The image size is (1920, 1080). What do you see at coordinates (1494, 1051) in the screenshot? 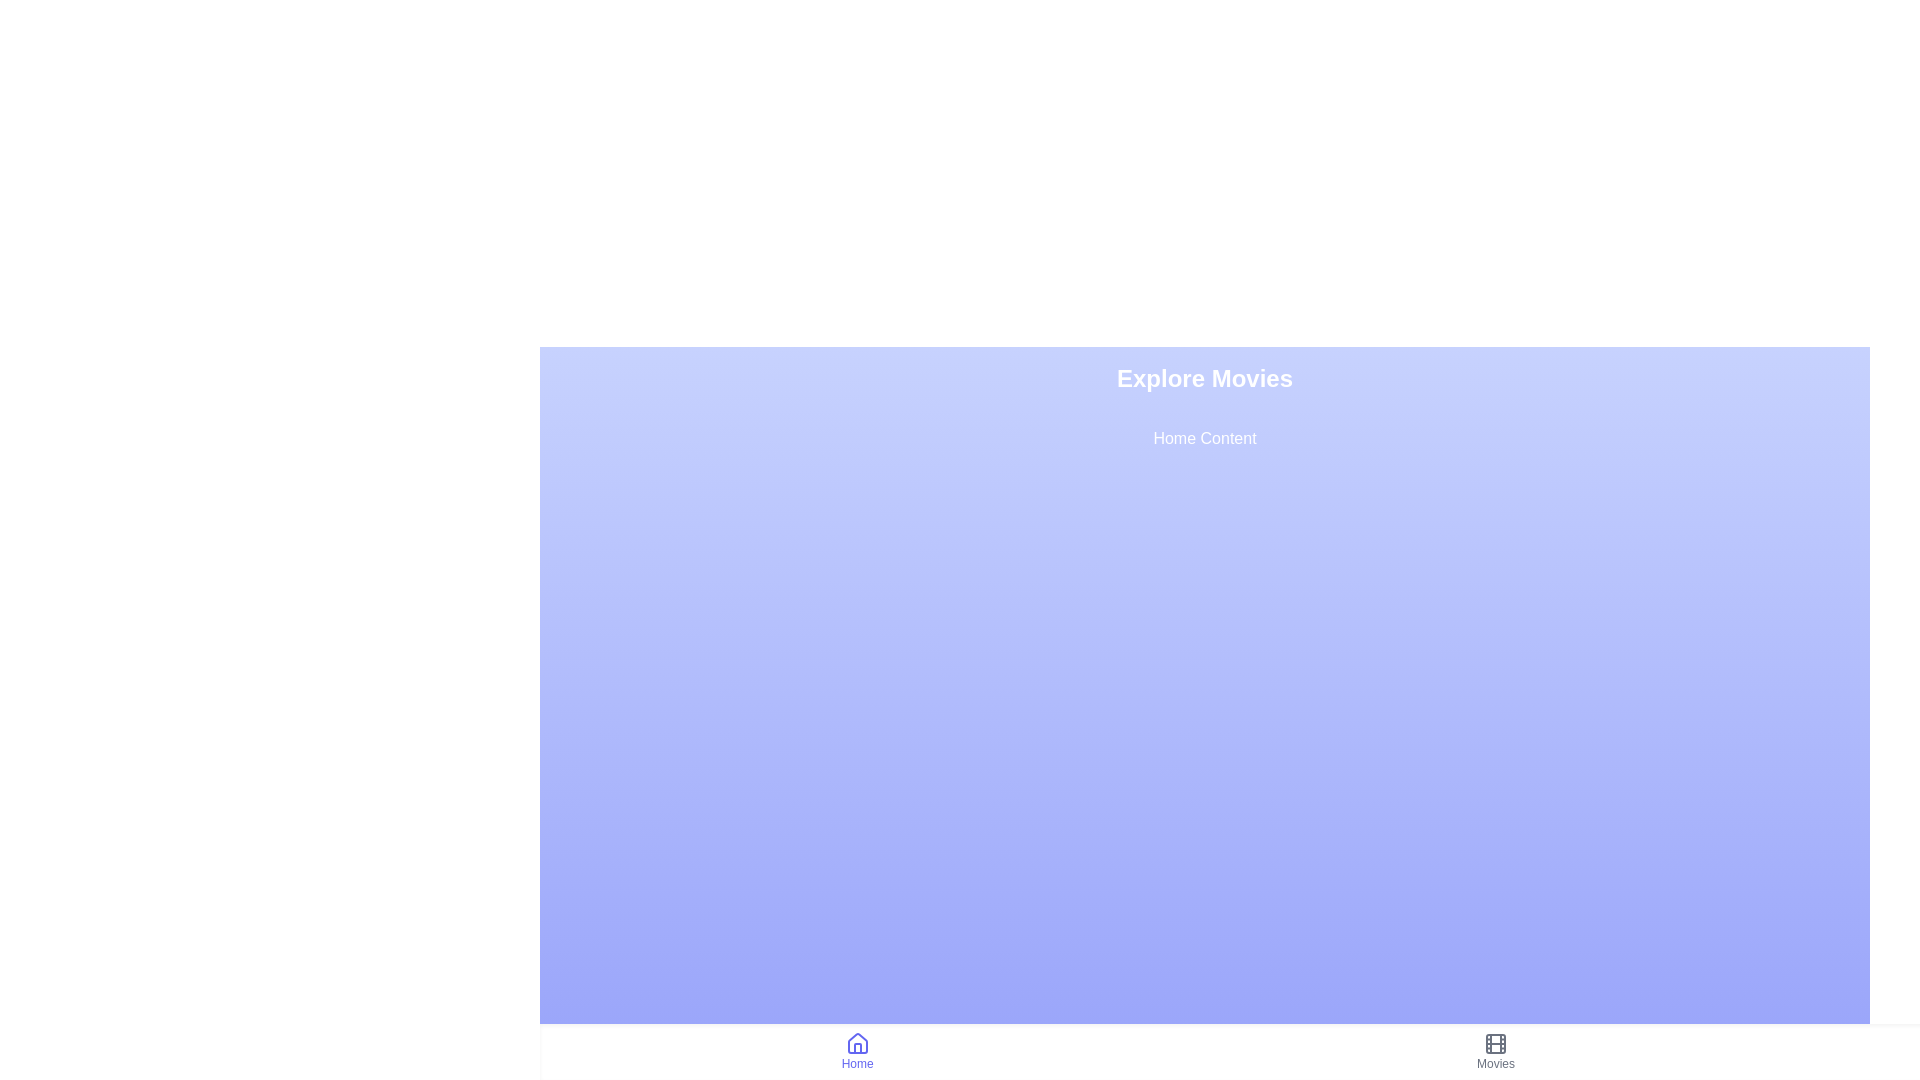
I see `the 'Movies' button, which is a light gray button with a film reel icon above the text label 'Movies', located centrally at the bottom of the interface between 'Home' and 'Profiles'` at bounding box center [1494, 1051].